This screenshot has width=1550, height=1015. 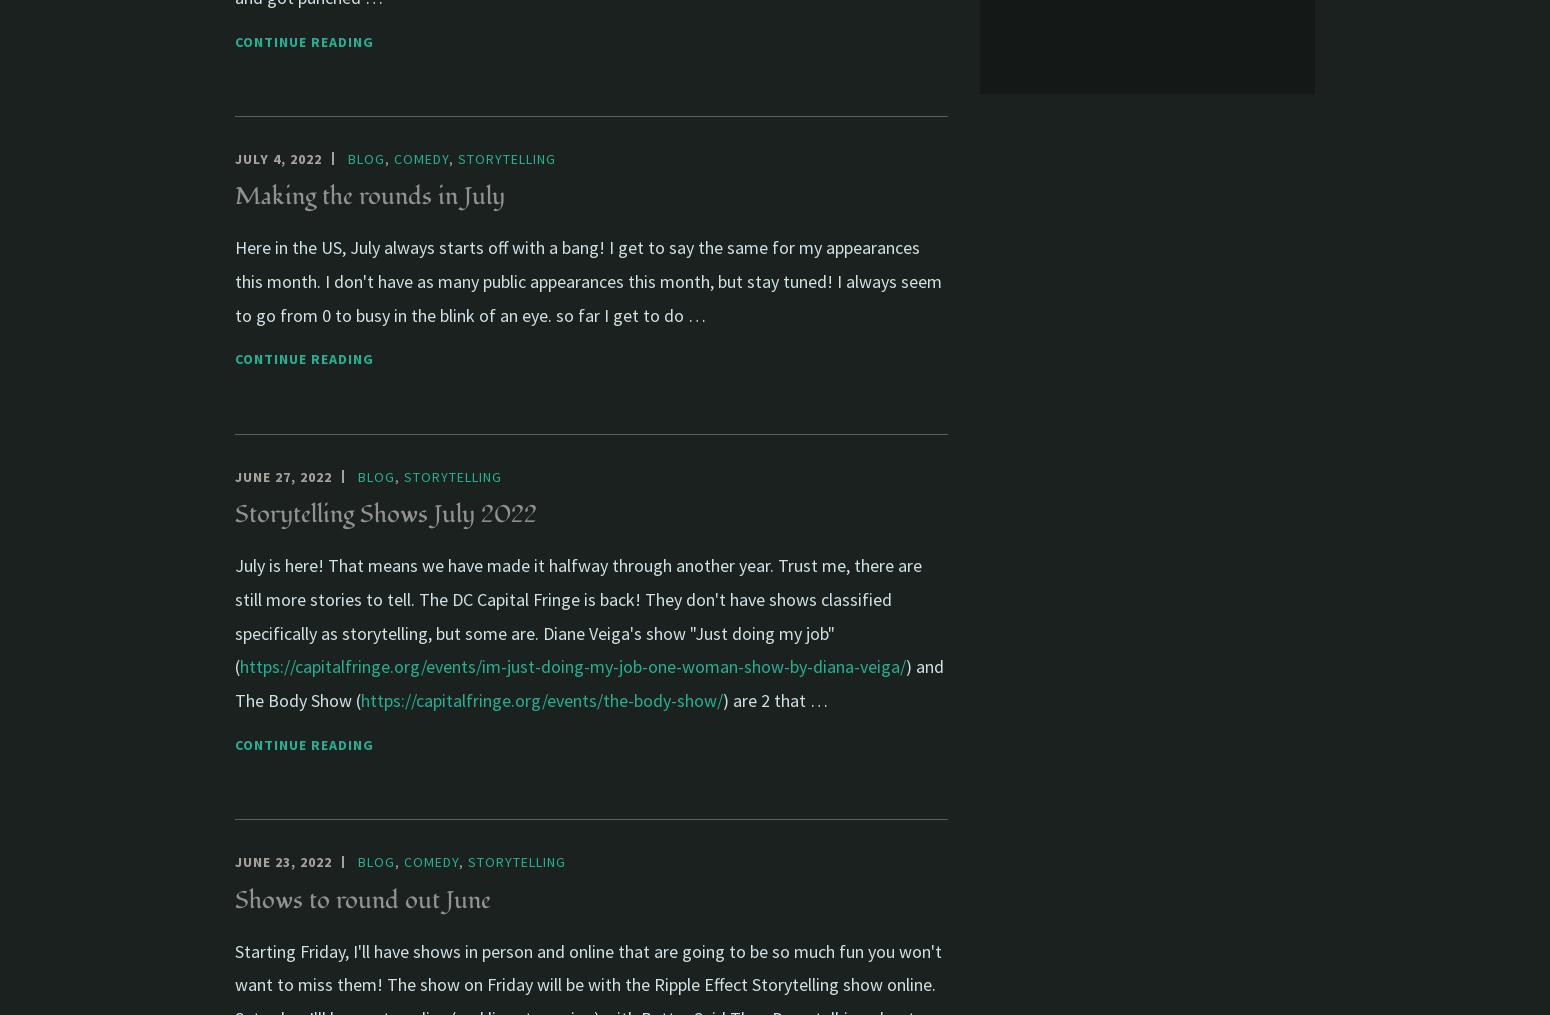 What do you see at coordinates (278, 157) in the screenshot?
I see `'July 4, 2022'` at bounding box center [278, 157].